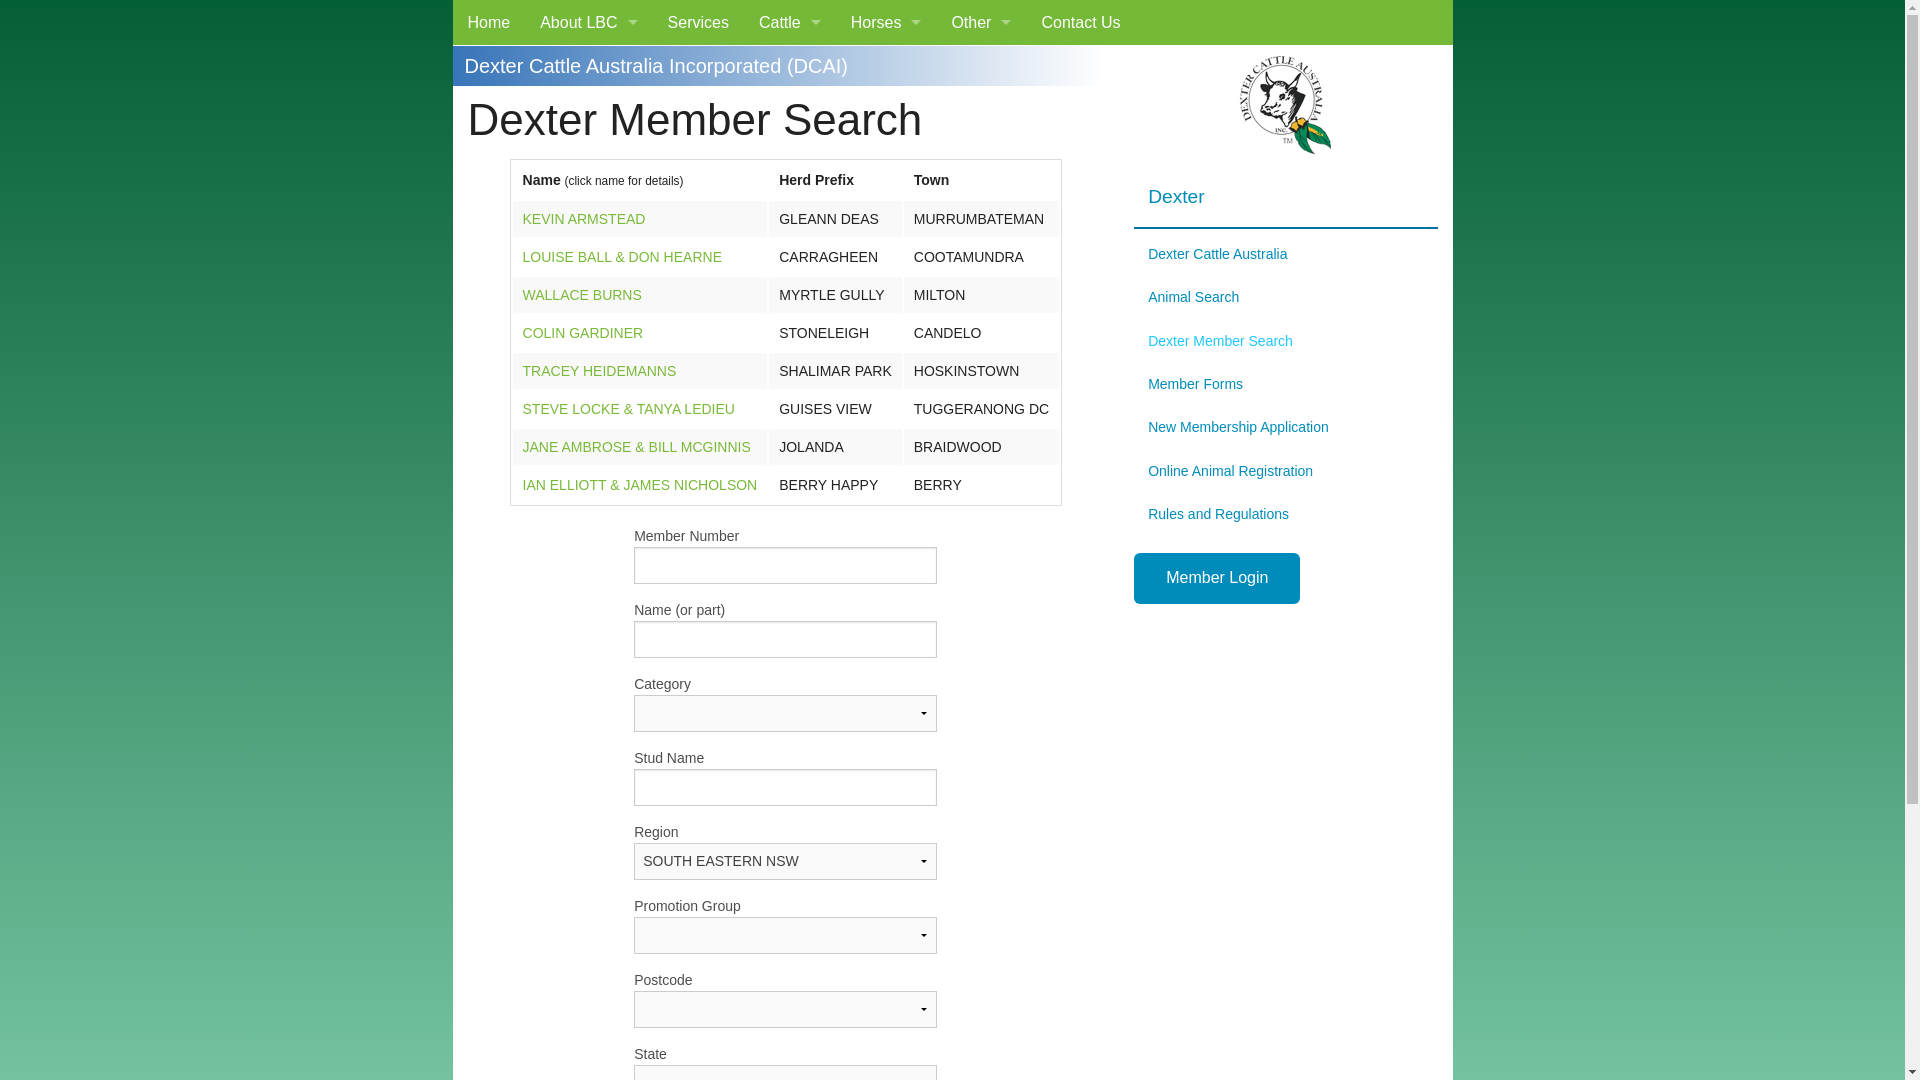 The height and width of the screenshot is (1080, 1920). What do you see at coordinates (450, 22) in the screenshot?
I see `'Home'` at bounding box center [450, 22].